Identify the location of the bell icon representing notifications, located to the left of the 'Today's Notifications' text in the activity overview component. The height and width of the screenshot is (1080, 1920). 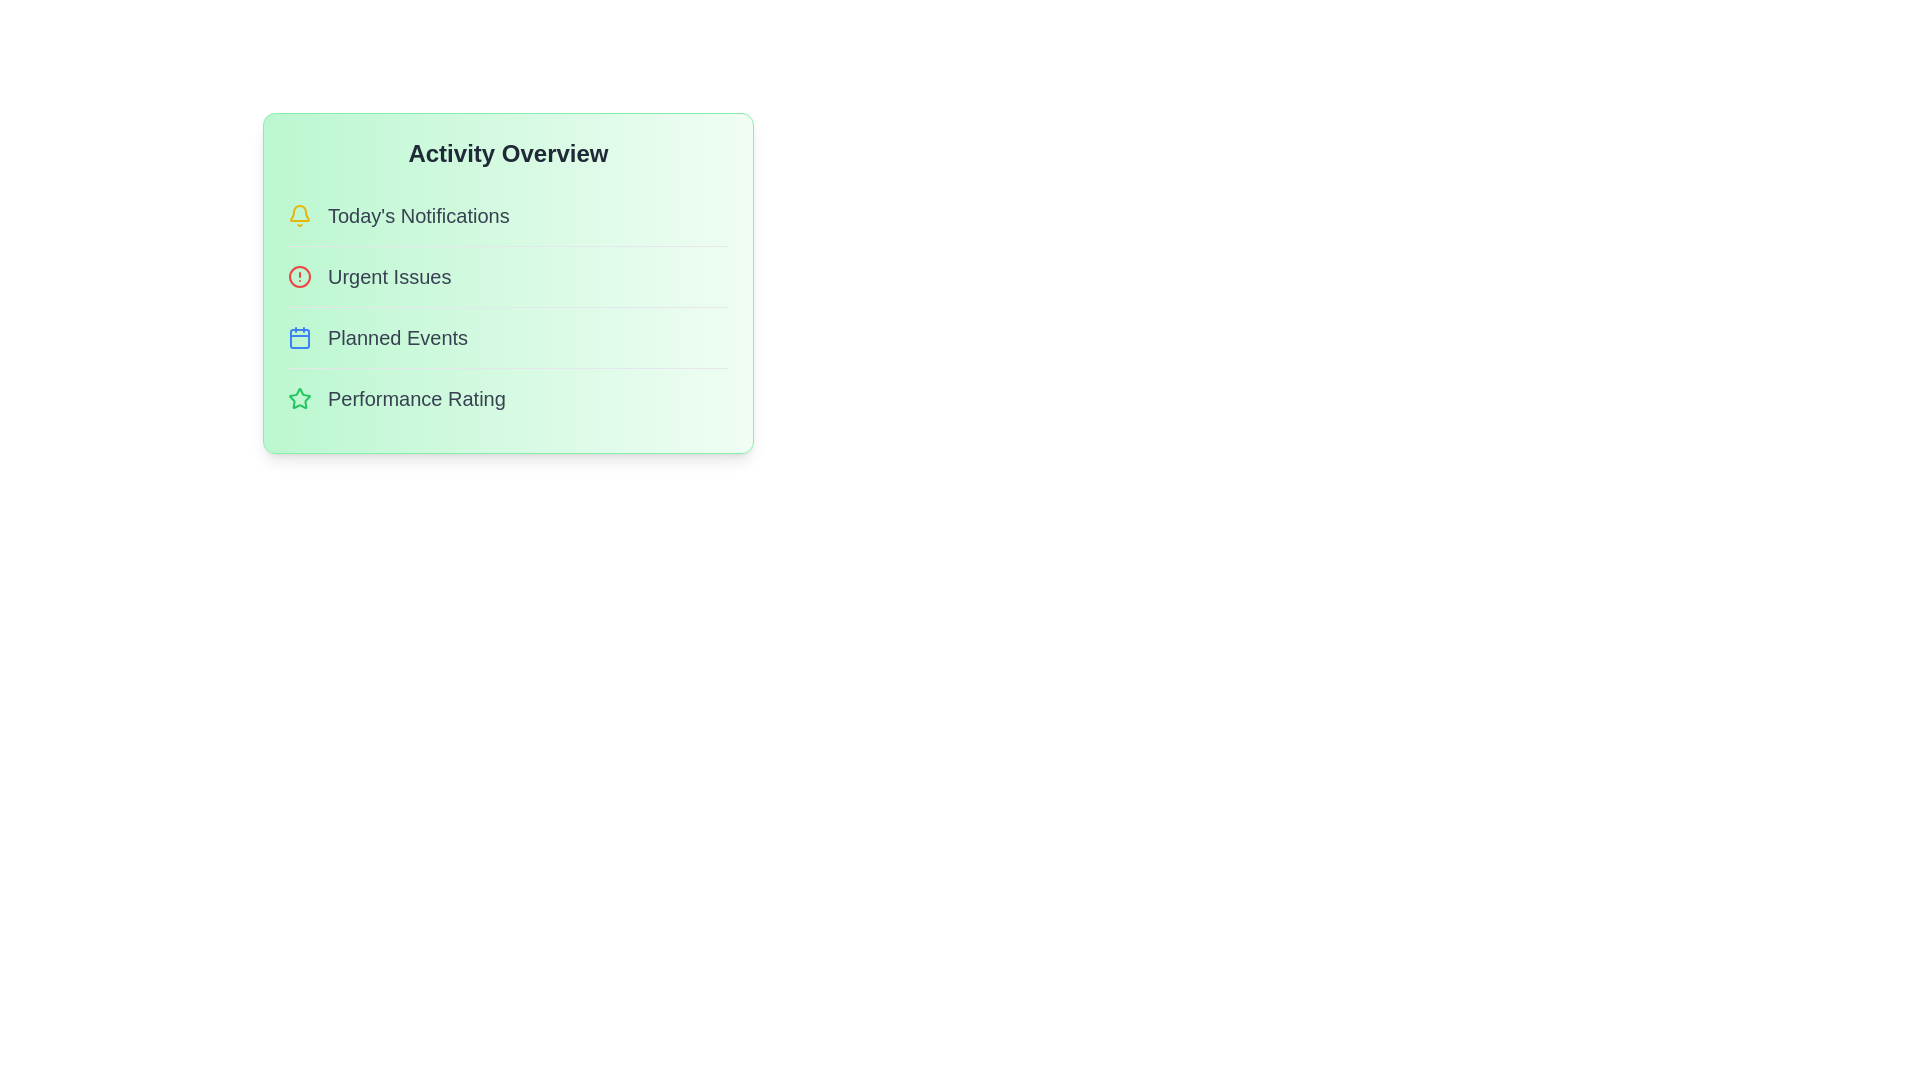
(298, 213).